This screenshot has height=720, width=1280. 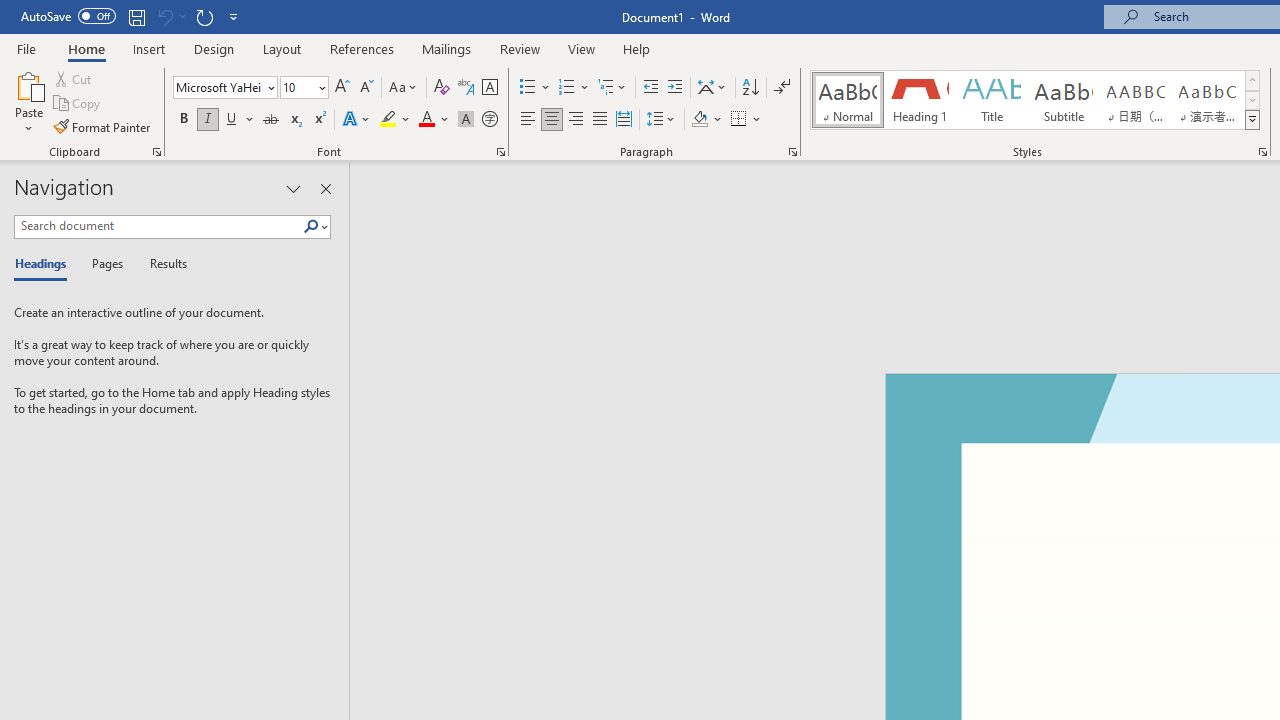 What do you see at coordinates (425, 119) in the screenshot?
I see `'Font Color Red'` at bounding box center [425, 119].